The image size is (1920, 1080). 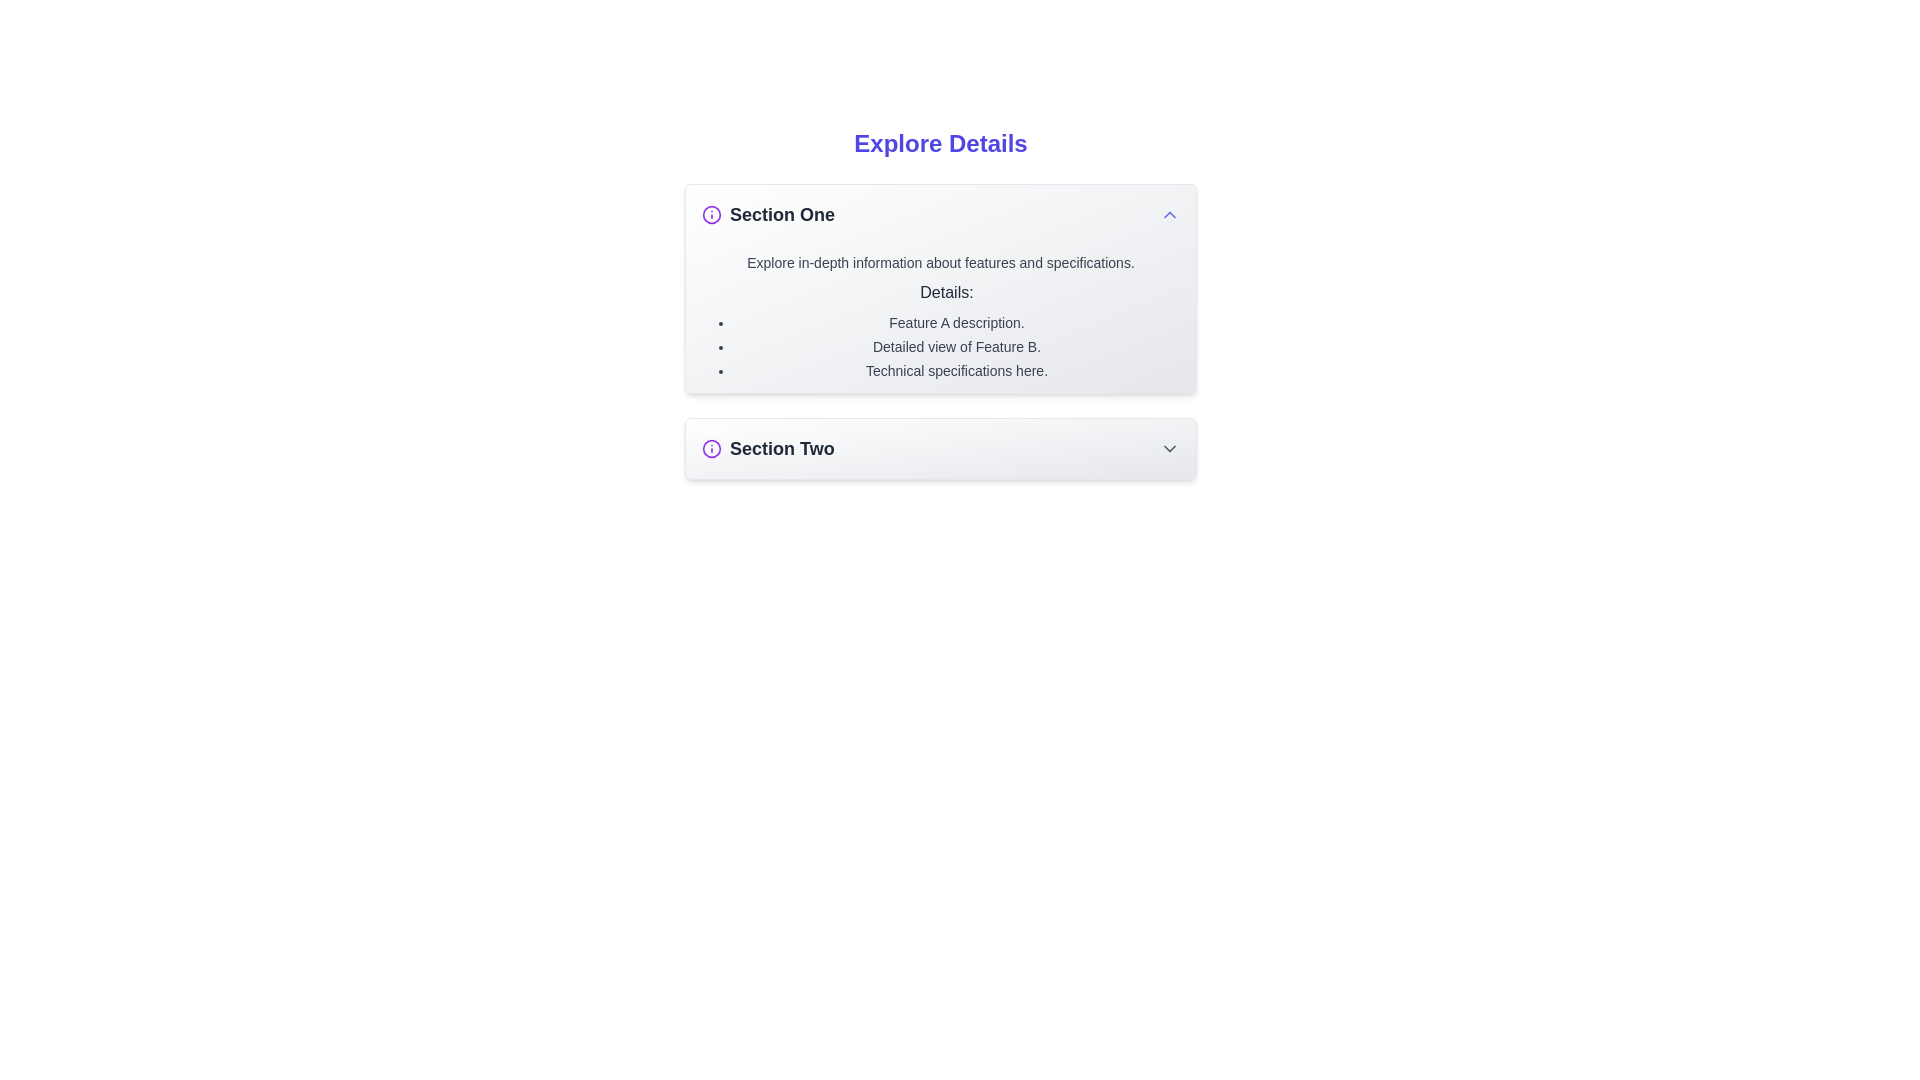 I want to click on the informational icon located at the leftmost side of the header bar for 'Section One', so click(x=711, y=215).